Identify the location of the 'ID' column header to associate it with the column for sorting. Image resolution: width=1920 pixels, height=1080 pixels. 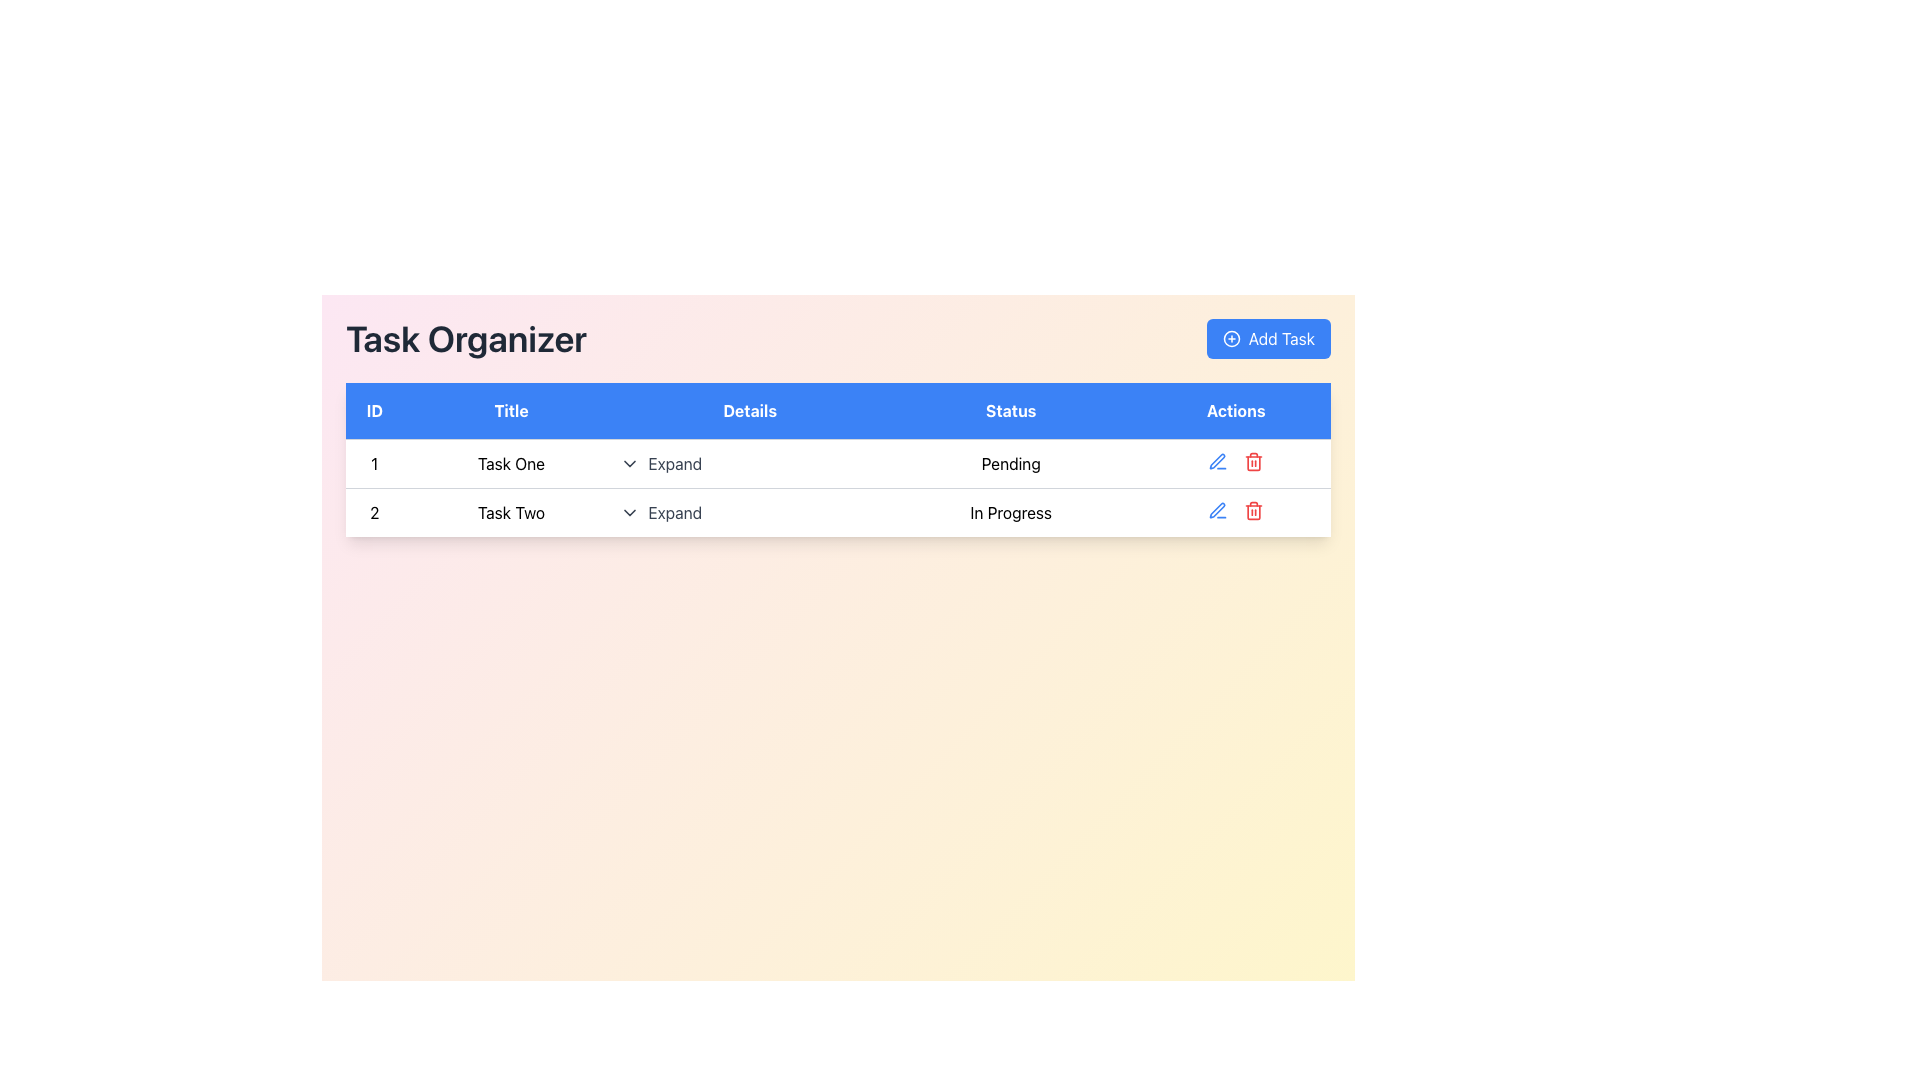
(374, 410).